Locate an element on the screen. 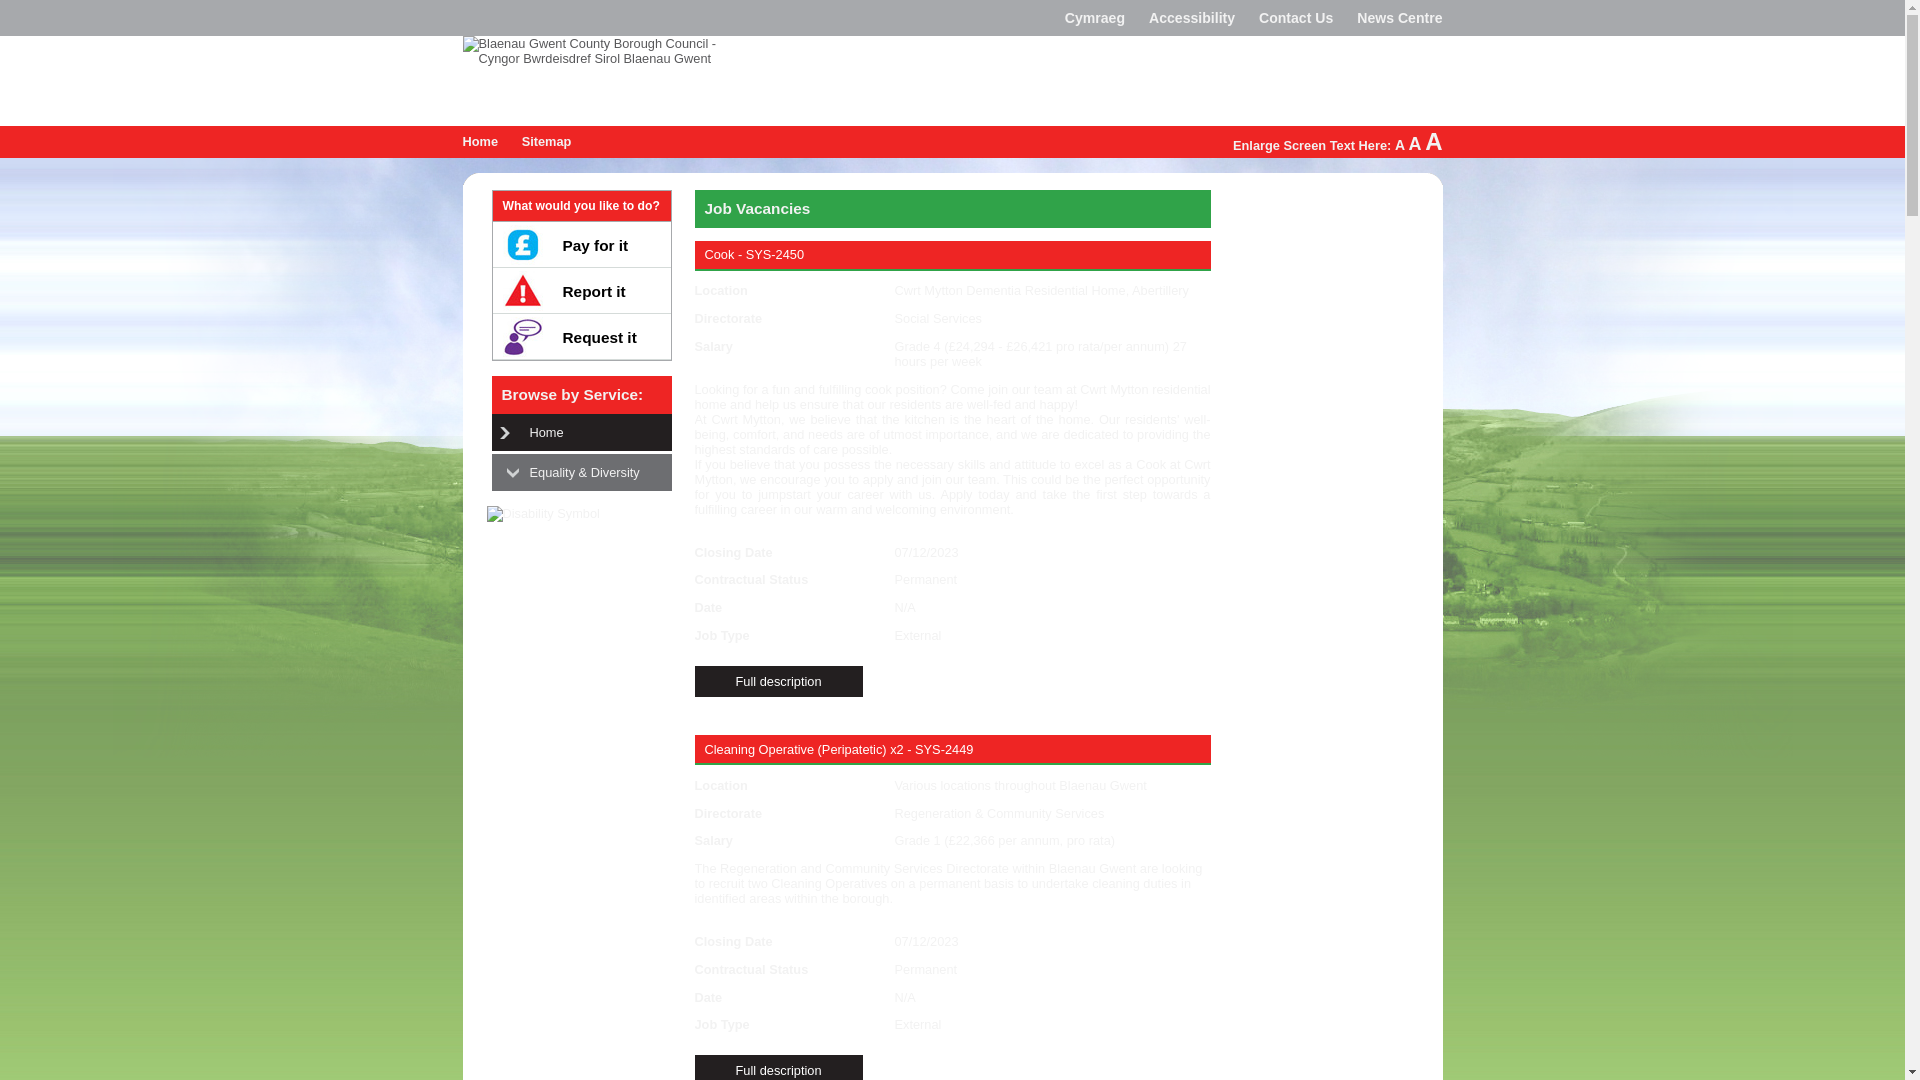  'A' is located at coordinates (1432, 140).